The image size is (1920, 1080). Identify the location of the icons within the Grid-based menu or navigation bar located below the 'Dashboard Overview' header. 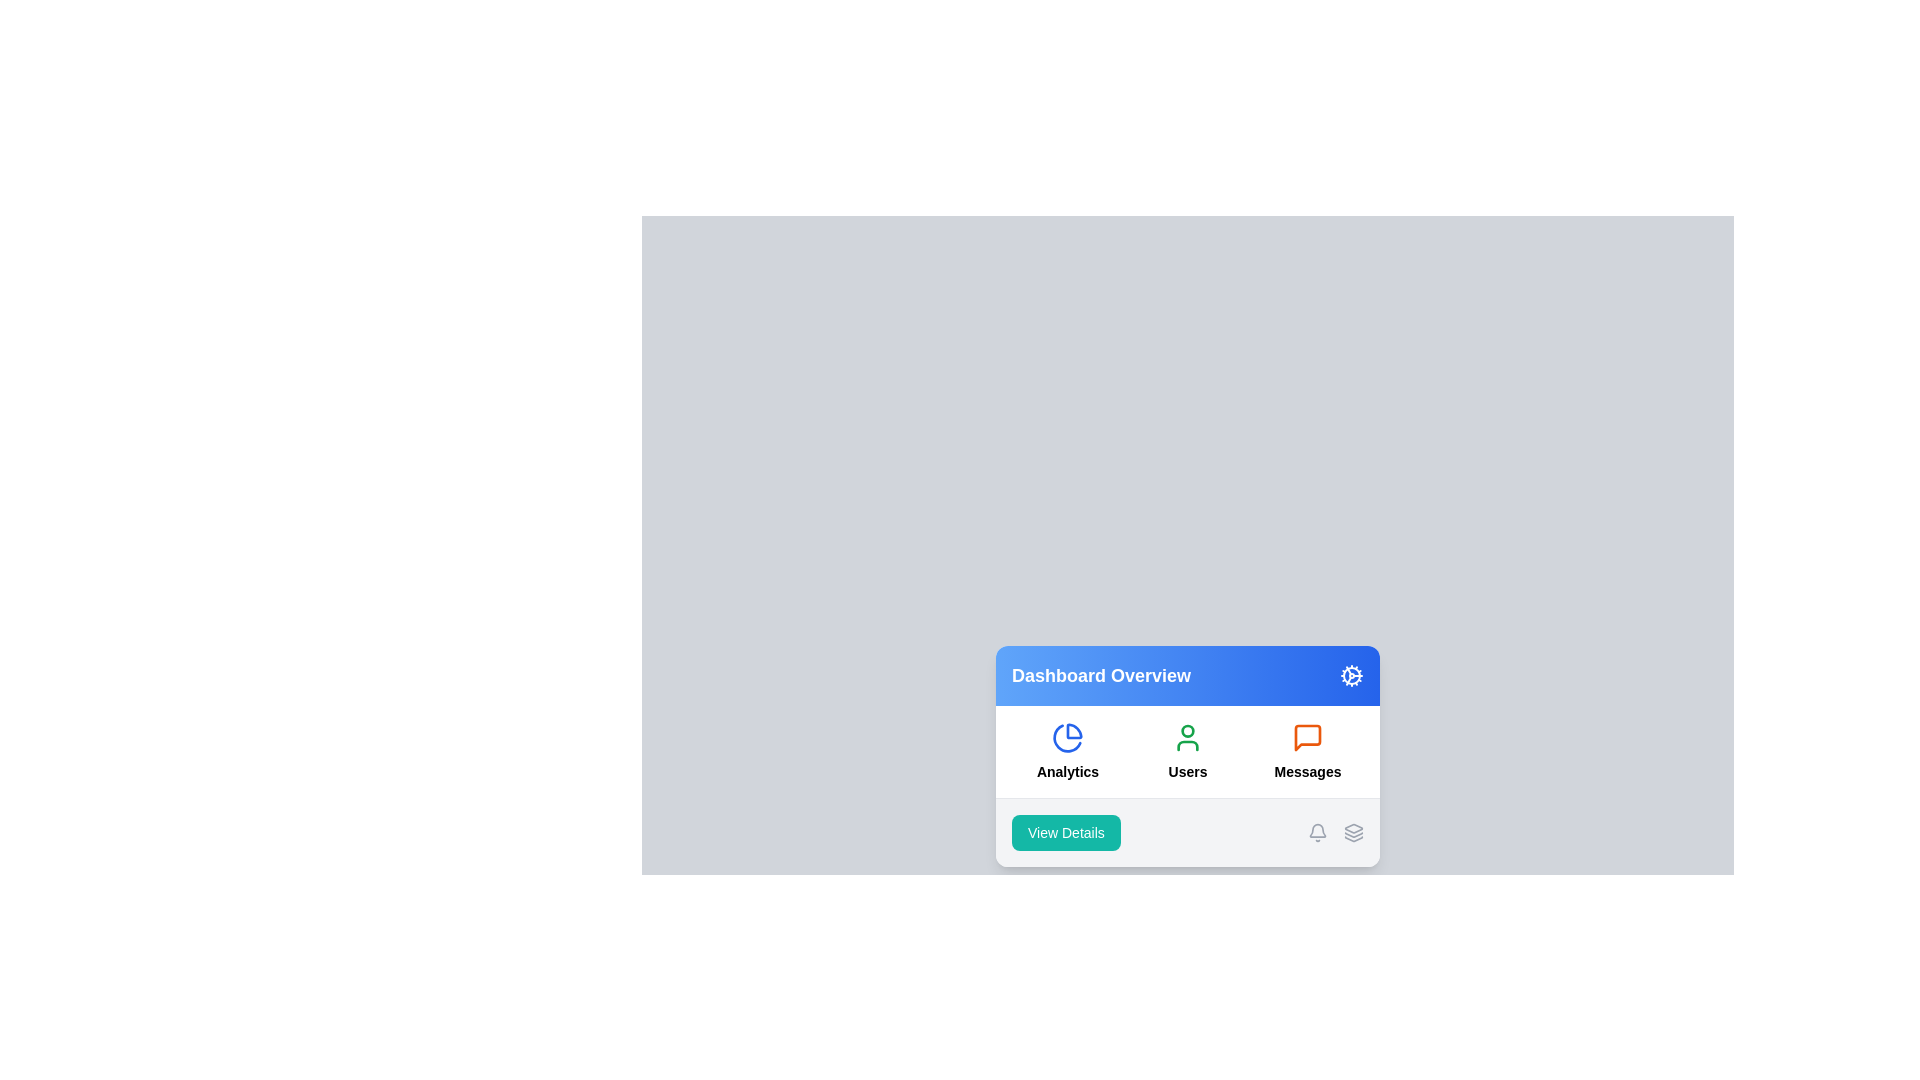
(1188, 751).